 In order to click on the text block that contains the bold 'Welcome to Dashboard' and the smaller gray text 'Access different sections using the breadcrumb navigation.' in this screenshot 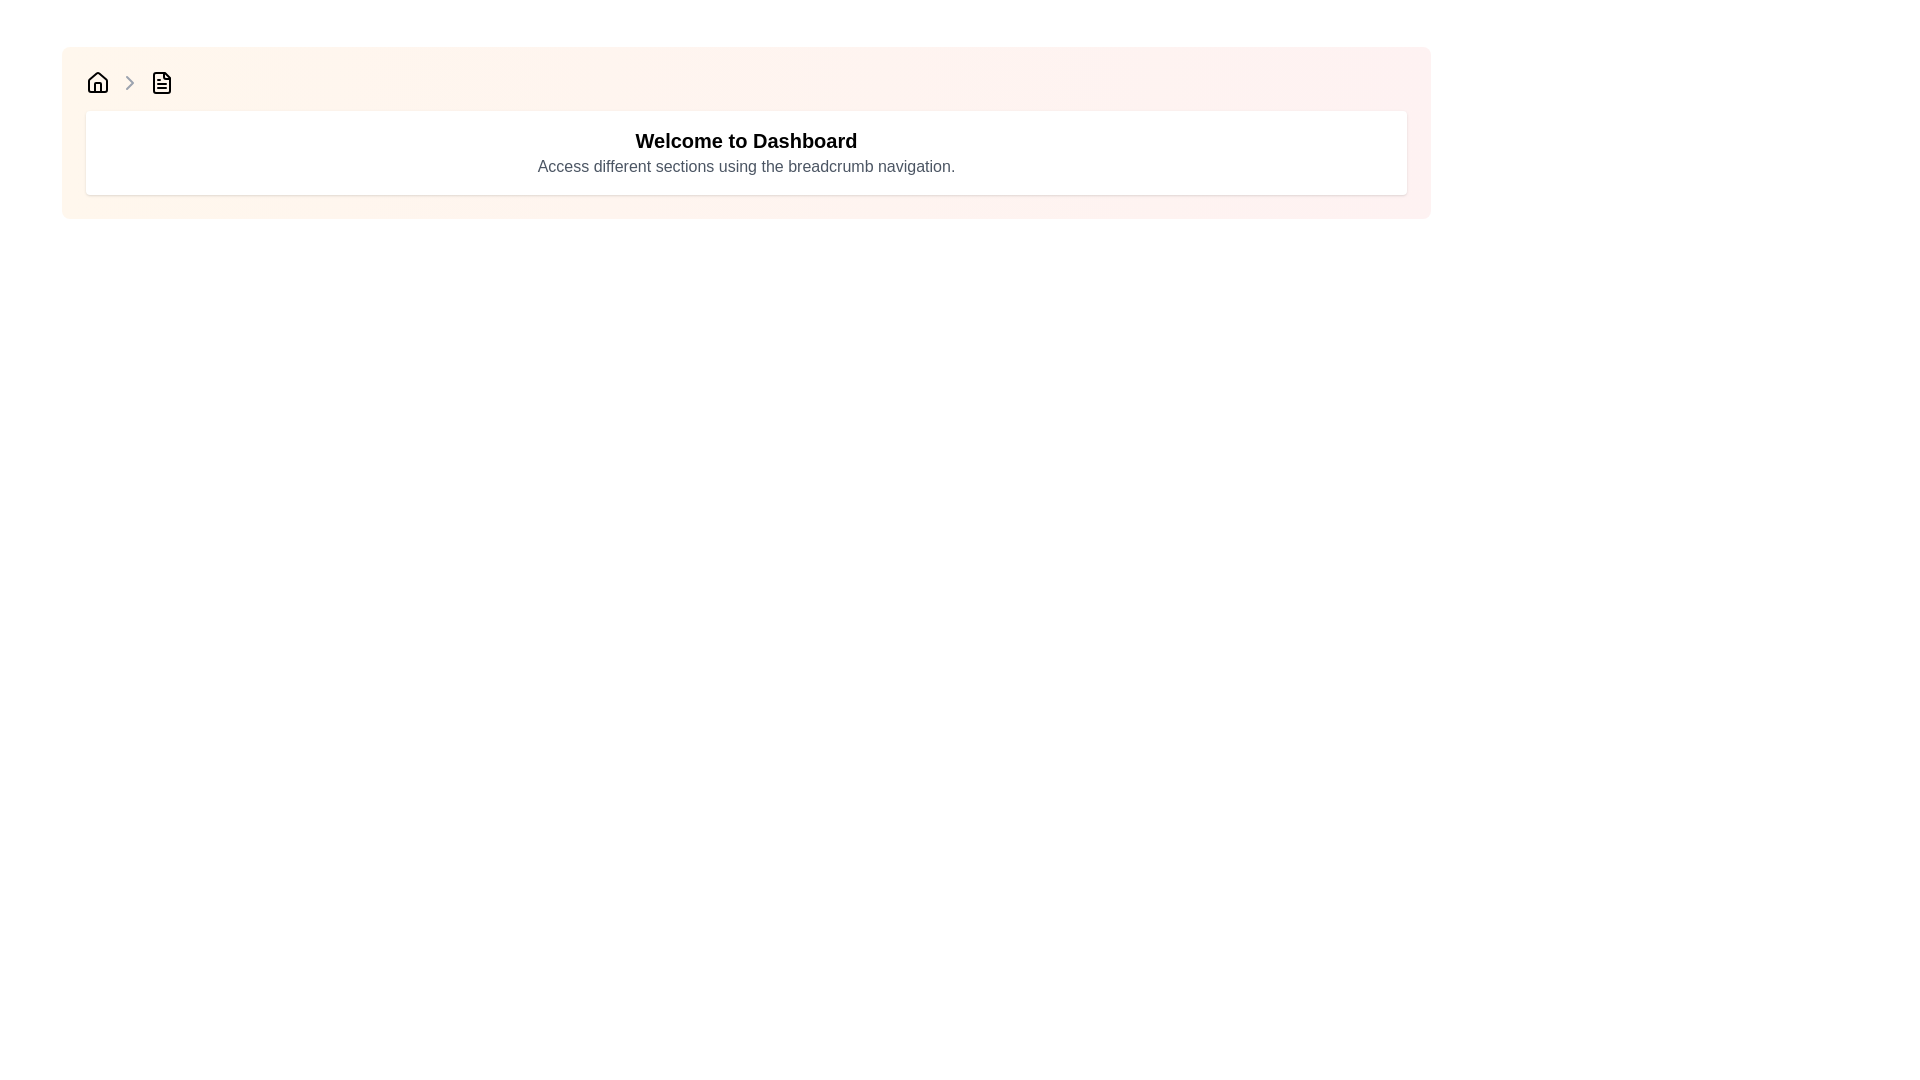, I will do `click(745, 152)`.